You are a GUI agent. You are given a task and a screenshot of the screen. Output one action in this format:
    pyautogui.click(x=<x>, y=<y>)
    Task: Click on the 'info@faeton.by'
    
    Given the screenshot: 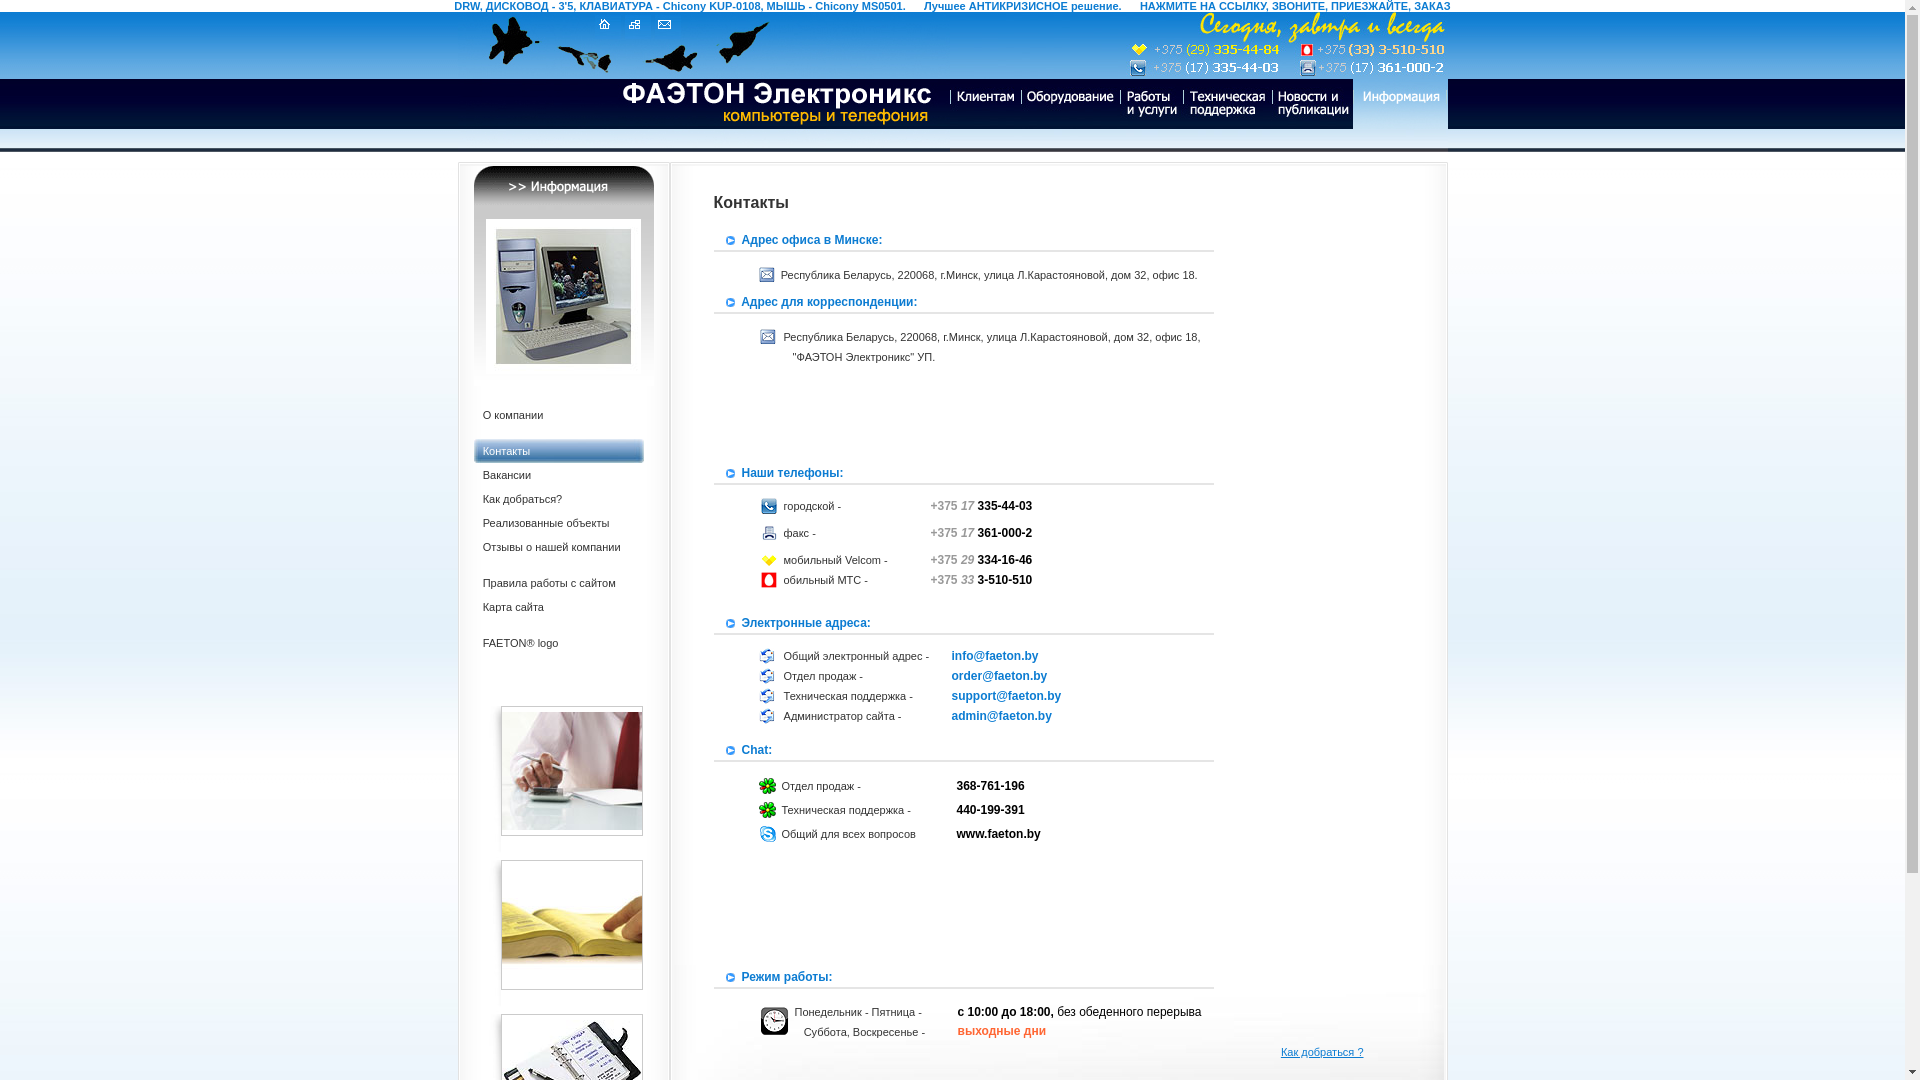 What is the action you would take?
    pyautogui.click(x=950, y=655)
    